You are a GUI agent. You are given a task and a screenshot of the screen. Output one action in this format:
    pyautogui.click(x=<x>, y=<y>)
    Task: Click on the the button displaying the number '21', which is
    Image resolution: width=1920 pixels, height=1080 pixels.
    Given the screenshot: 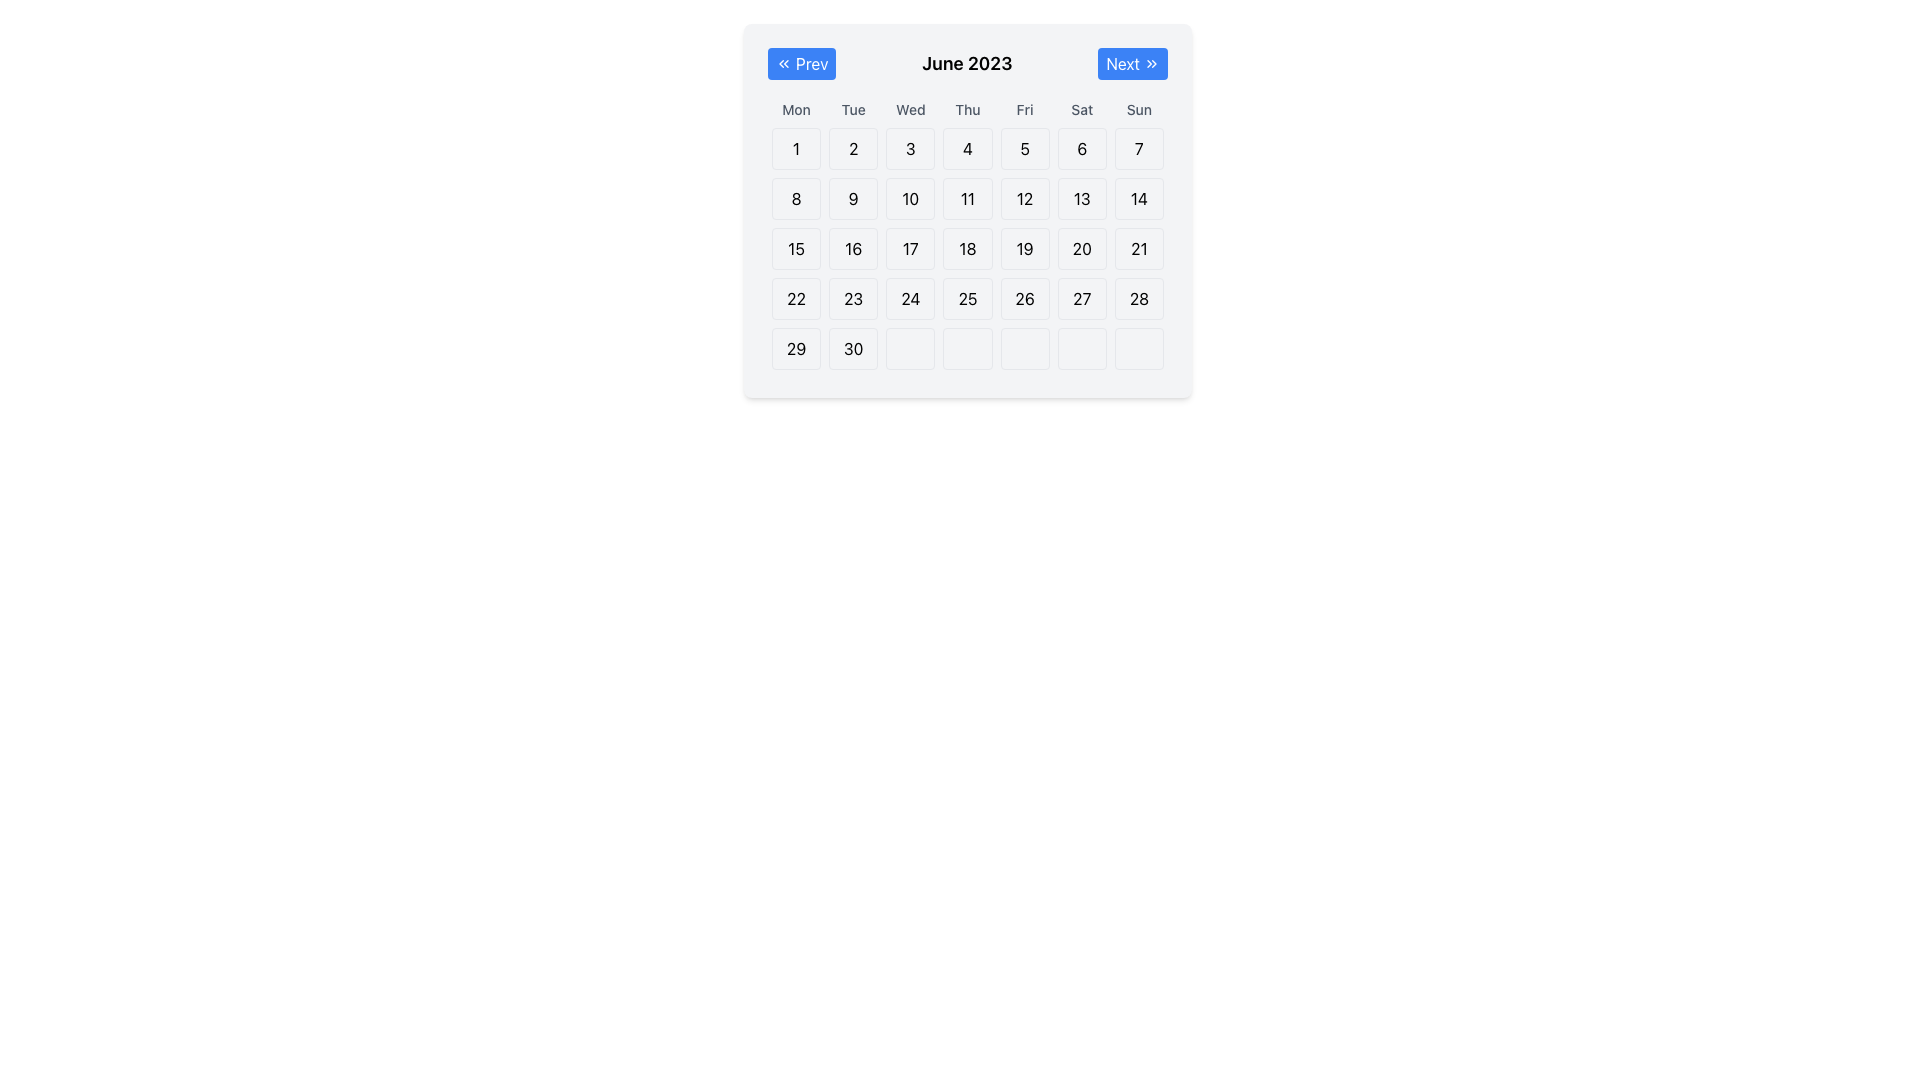 What is the action you would take?
    pyautogui.click(x=1139, y=248)
    